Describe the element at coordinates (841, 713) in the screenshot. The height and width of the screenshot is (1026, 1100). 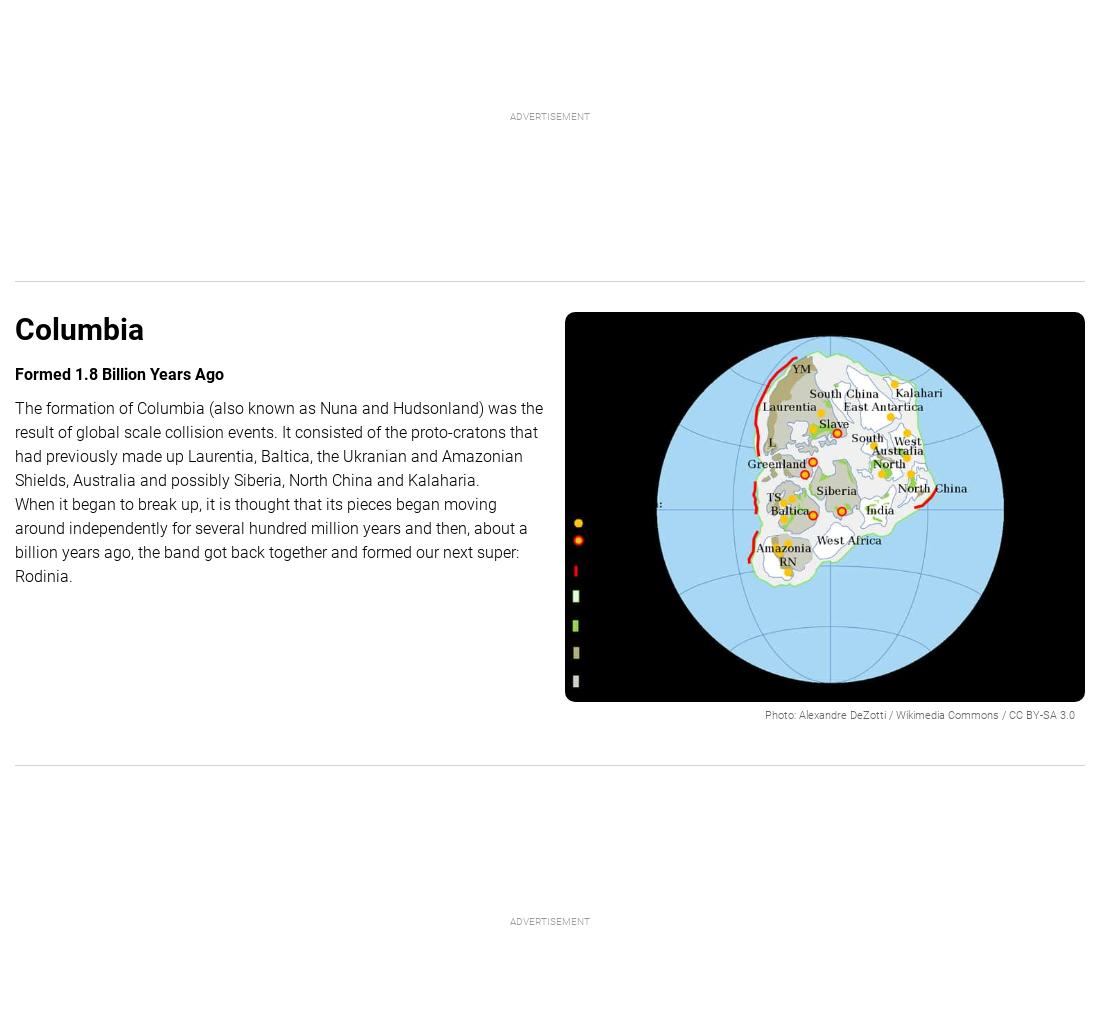
I see `'Alexandre DeZotti'` at that location.